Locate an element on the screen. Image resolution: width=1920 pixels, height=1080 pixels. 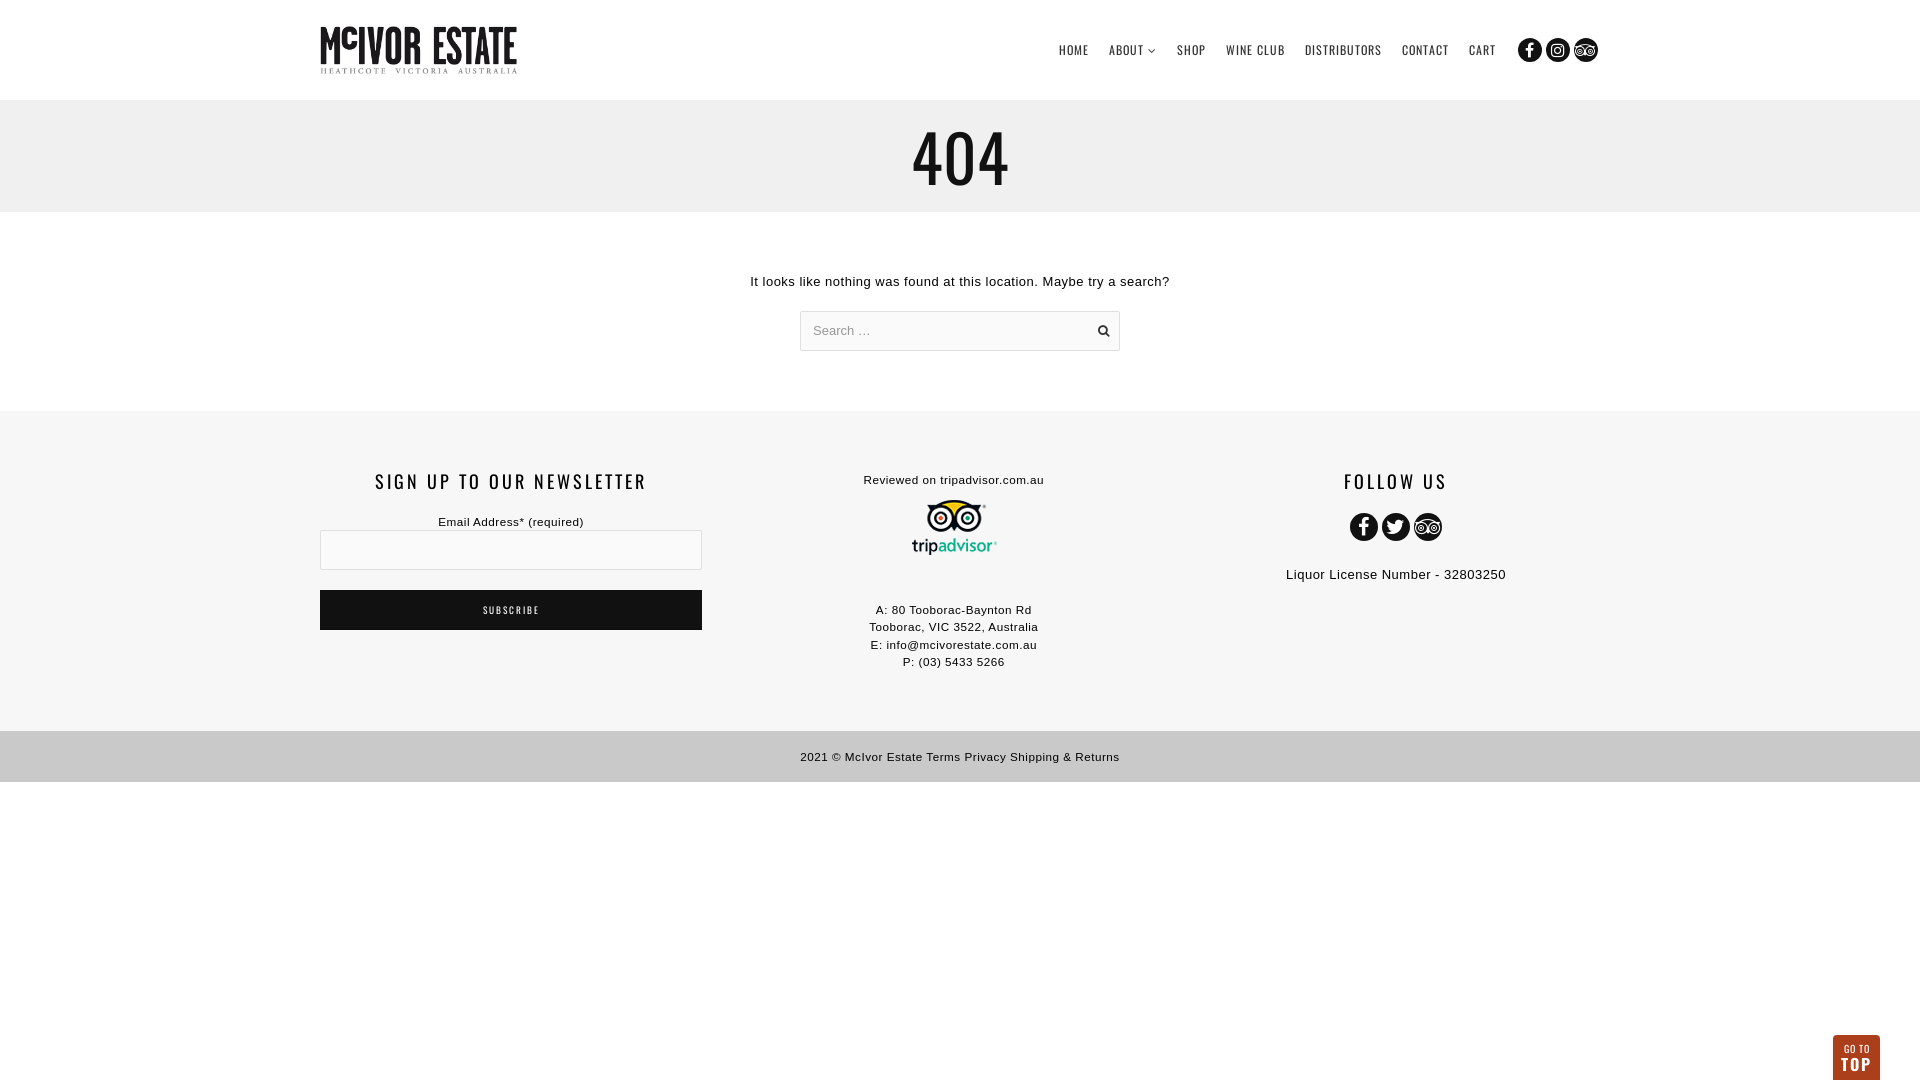
'SHOP' is located at coordinates (1191, 49).